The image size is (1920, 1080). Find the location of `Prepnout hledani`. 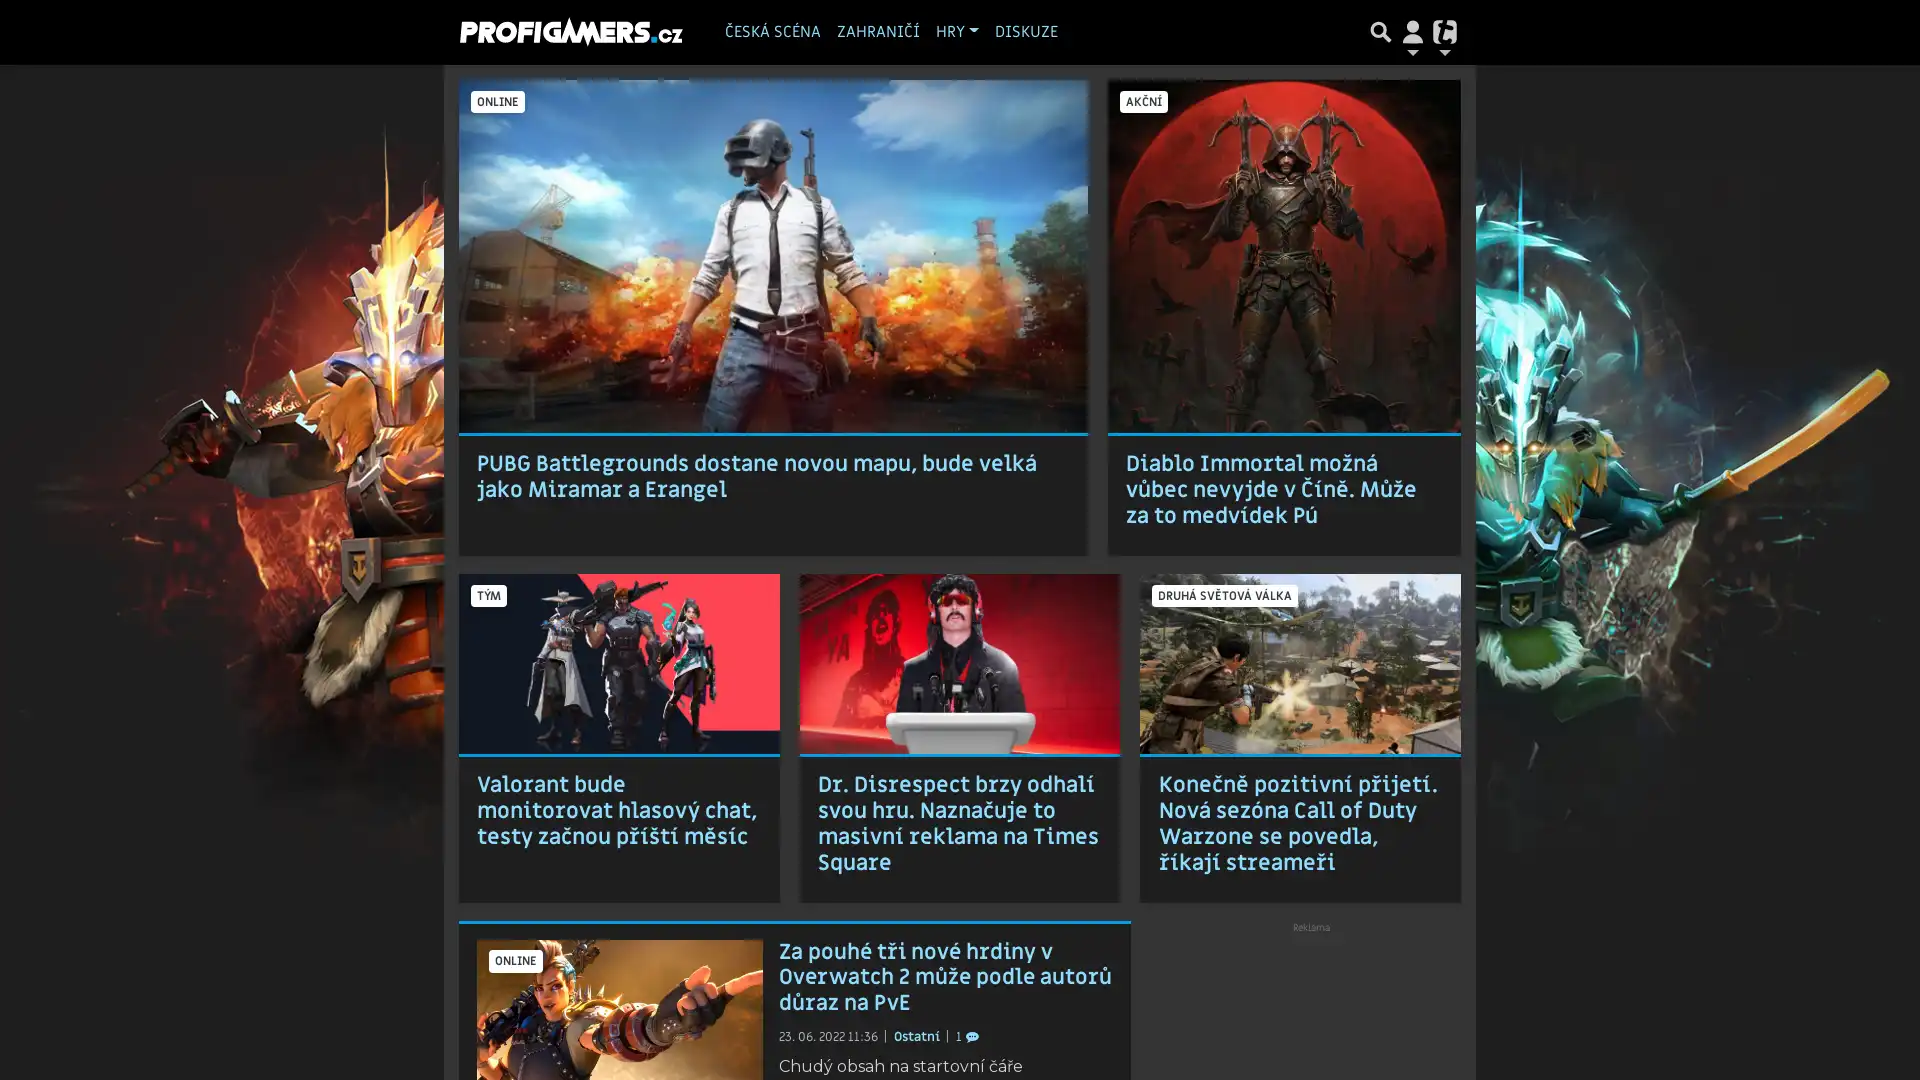

Prepnout hledani is located at coordinates (1380, 31).